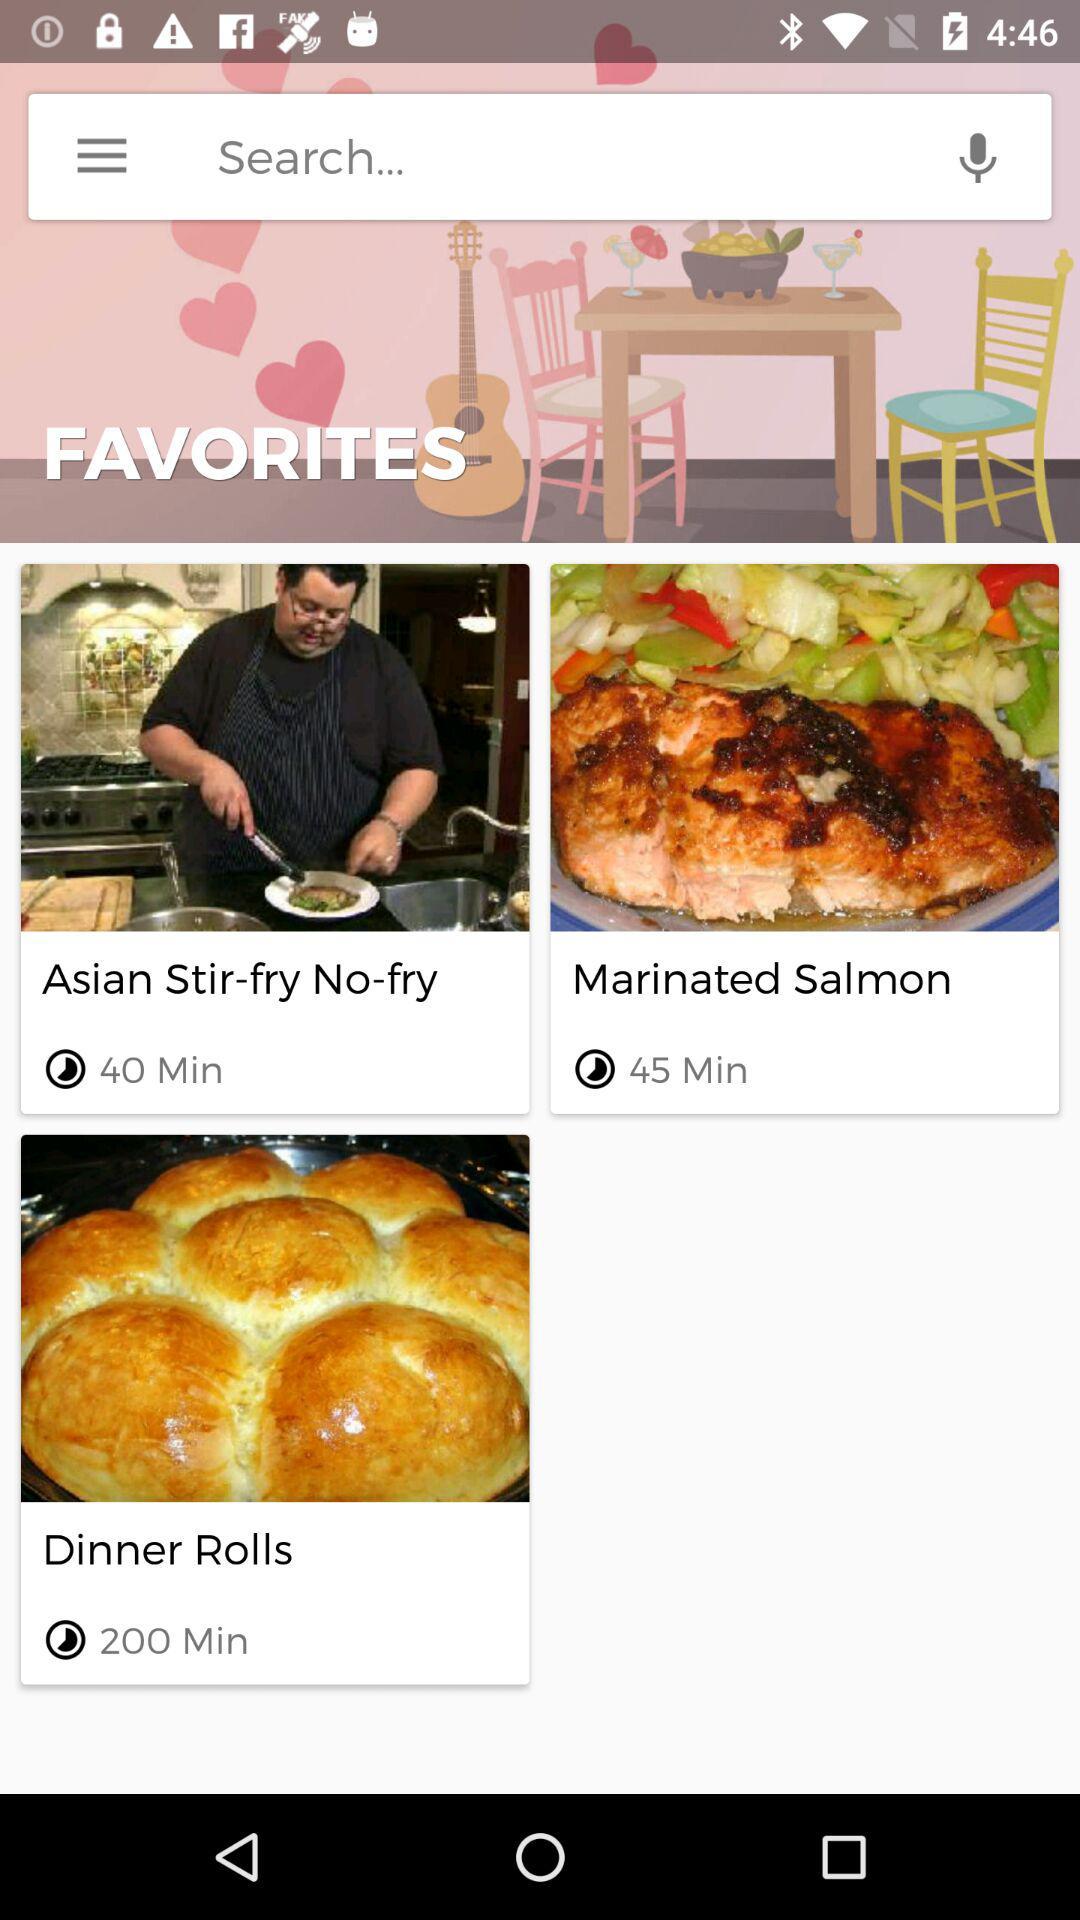 Image resolution: width=1080 pixels, height=1920 pixels. I want to click on main menu, so click(101, 155).